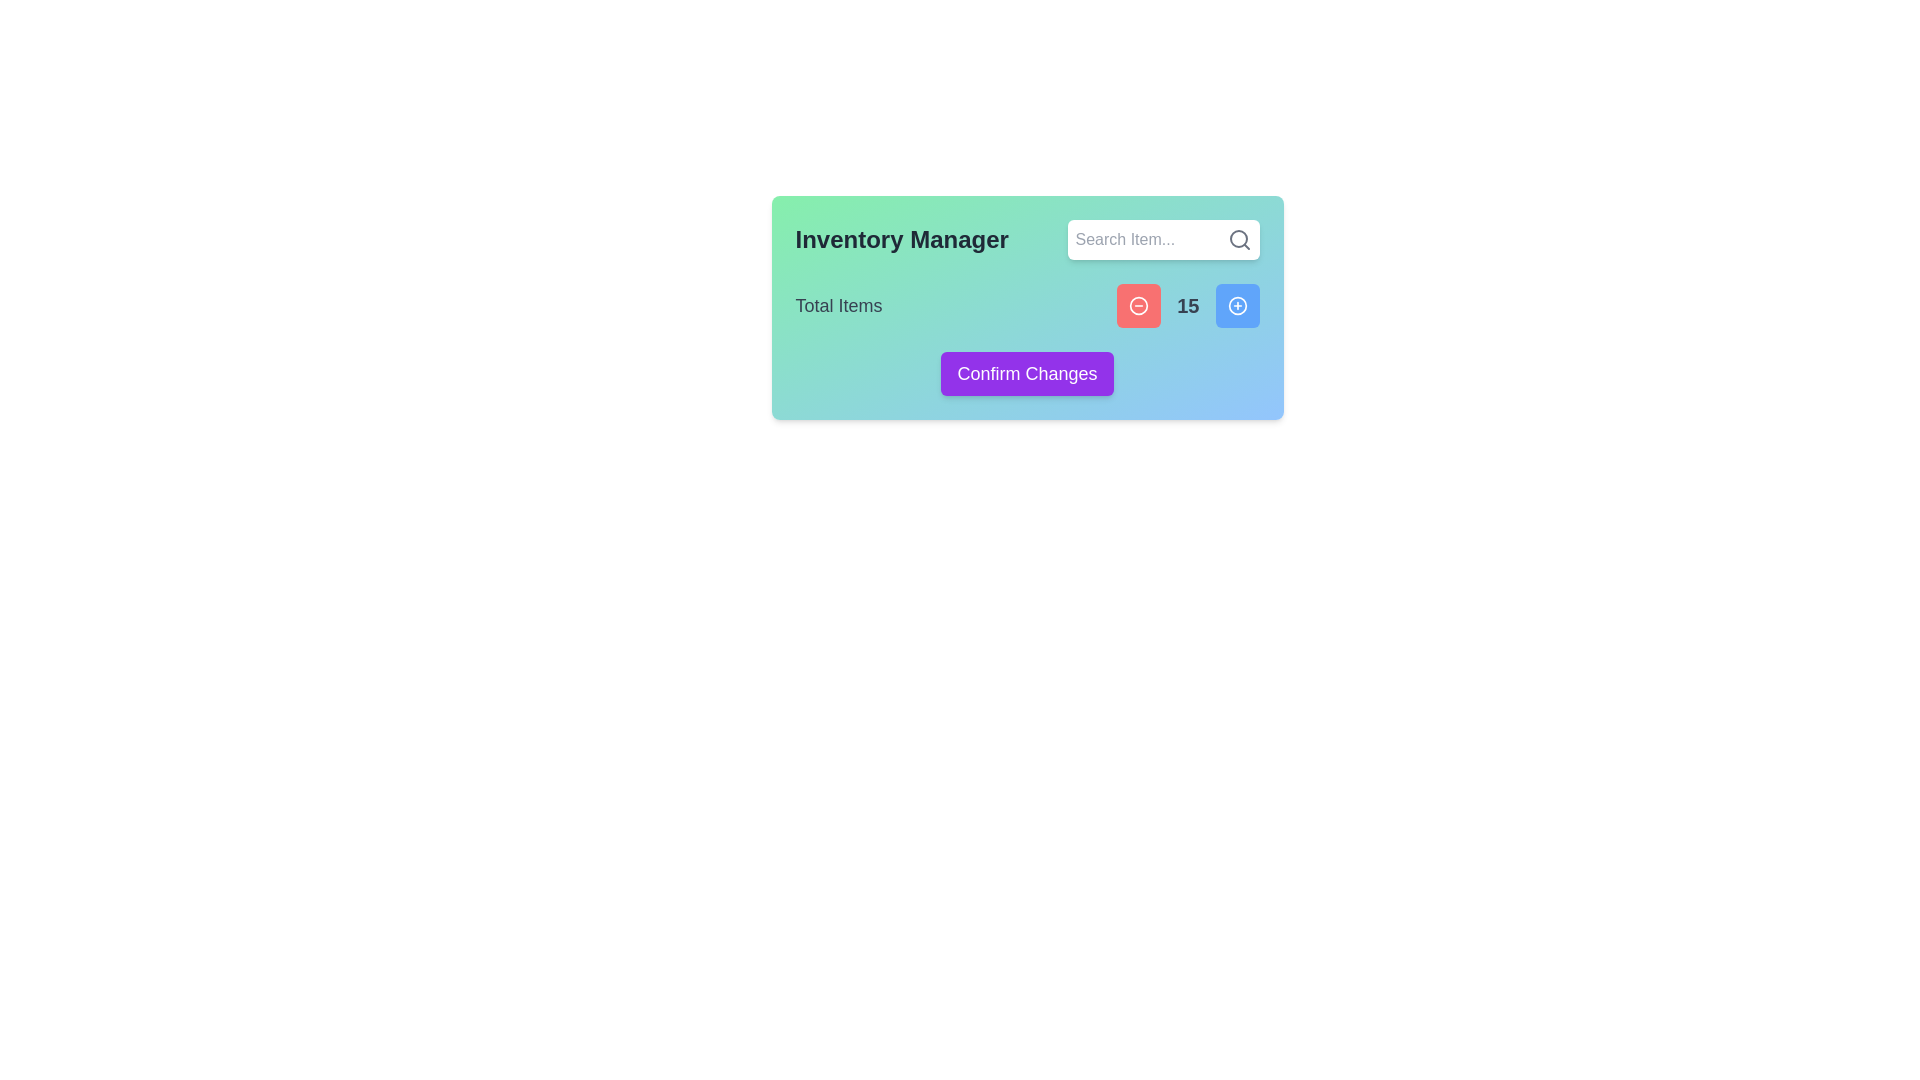  What do you see at coordinates (1236, 305) in the screenshot?
I see `the blue circular button located to the right of the number '15'` at bounding box center [1236, 305].